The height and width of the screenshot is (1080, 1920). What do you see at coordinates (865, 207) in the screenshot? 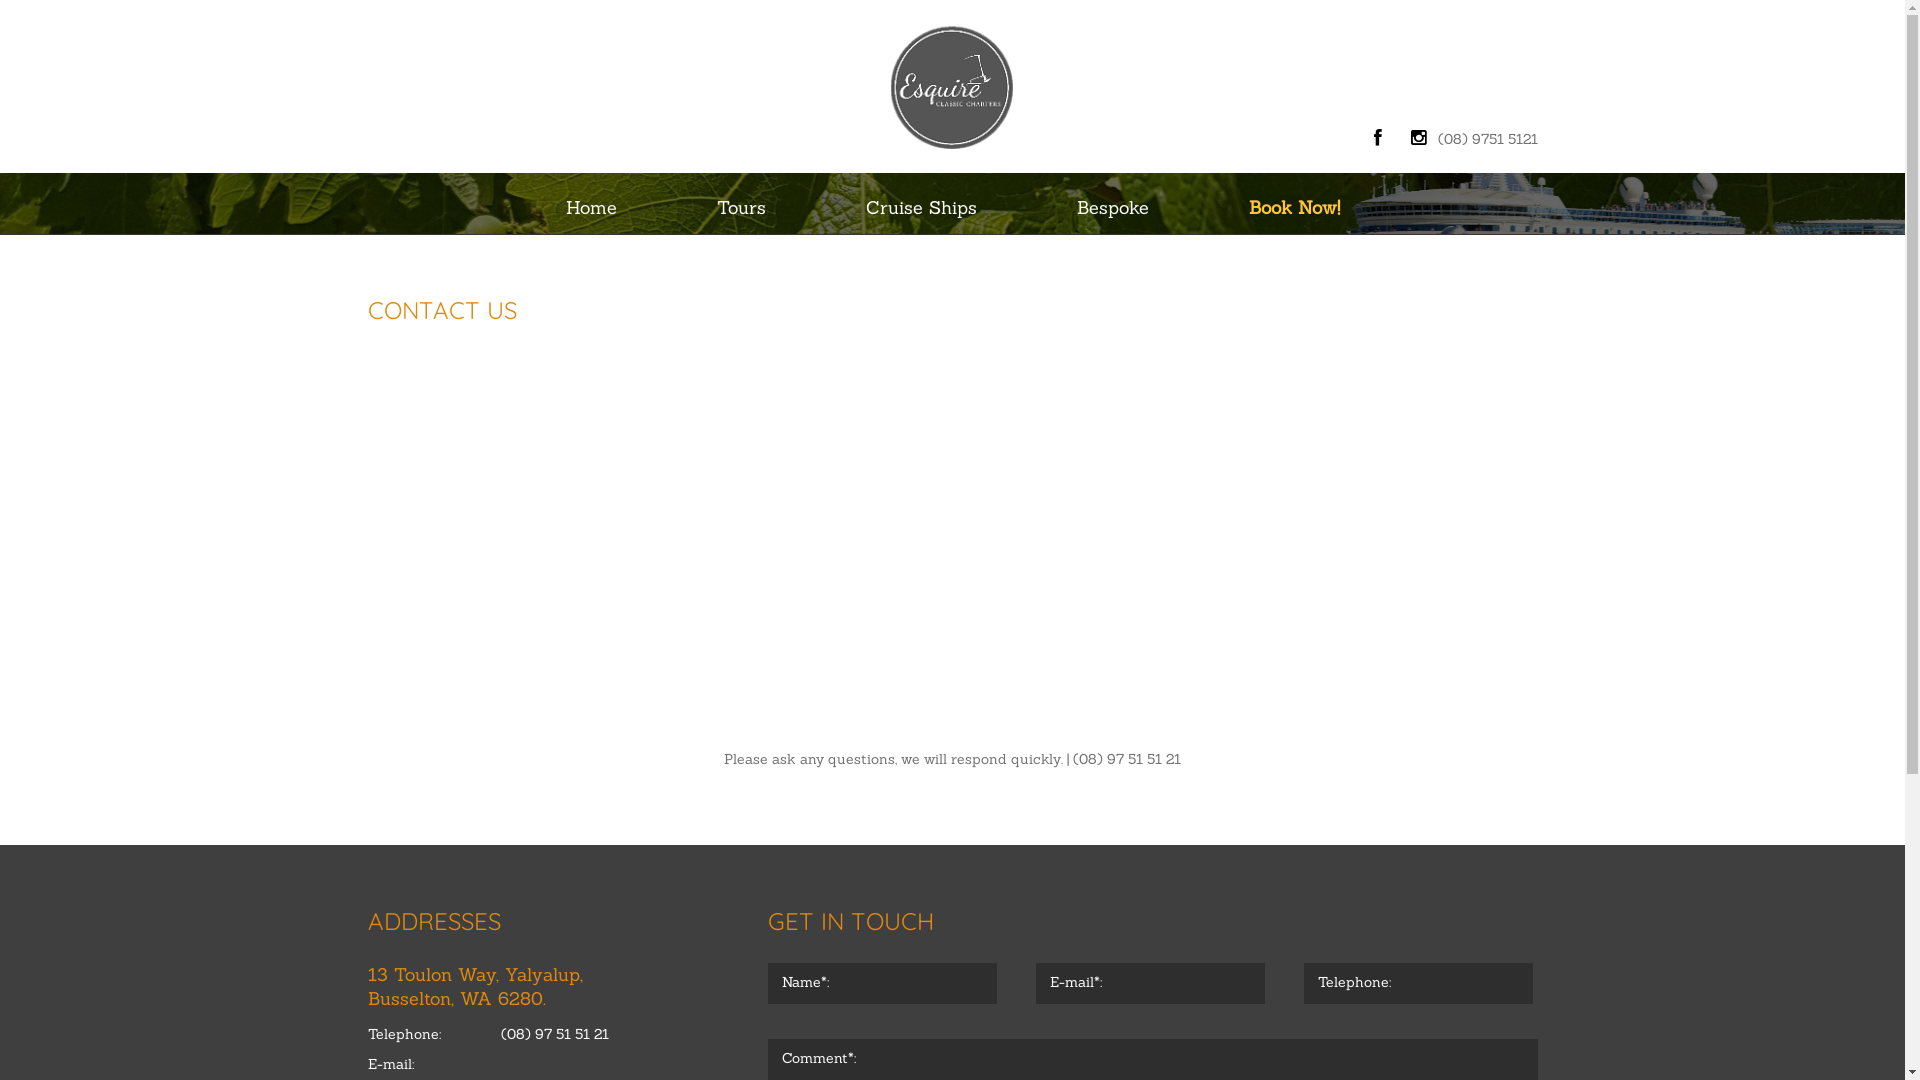
I see `'Cruise Ships'` at bounding box center [865, 207].